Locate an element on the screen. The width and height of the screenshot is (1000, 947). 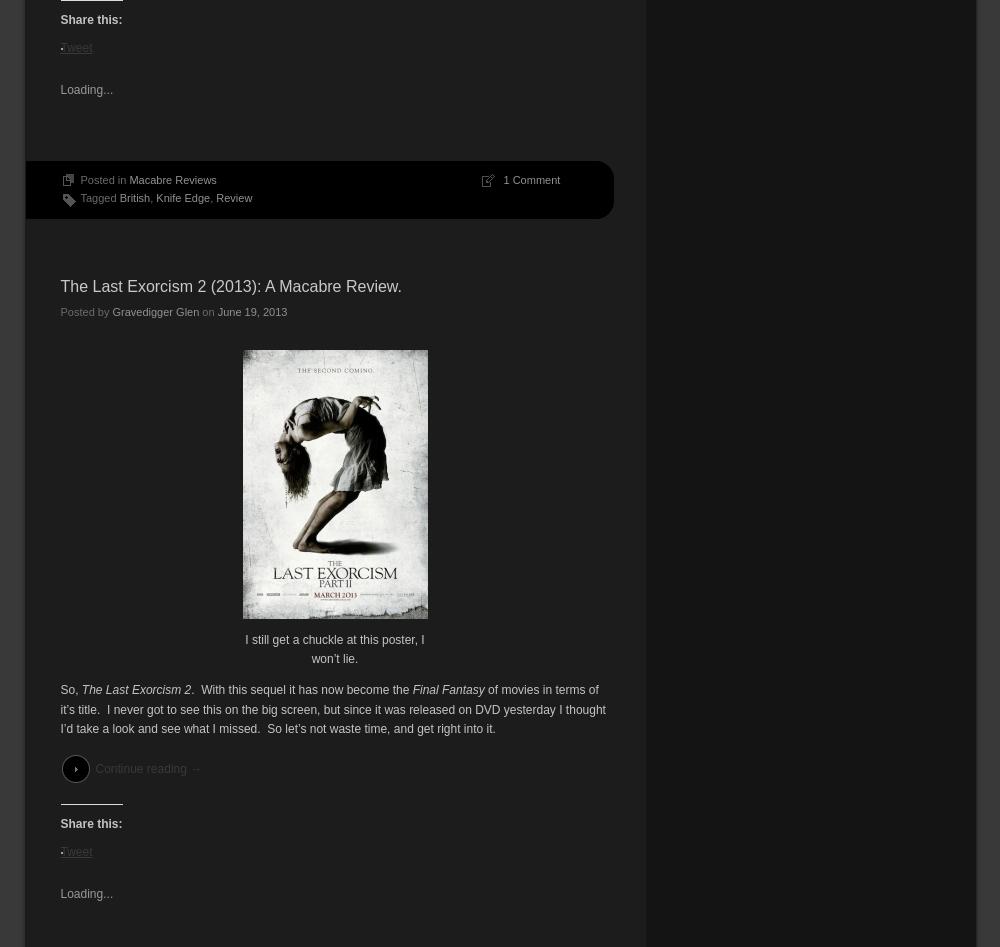
'So,' is located at coordinates (69, 688).